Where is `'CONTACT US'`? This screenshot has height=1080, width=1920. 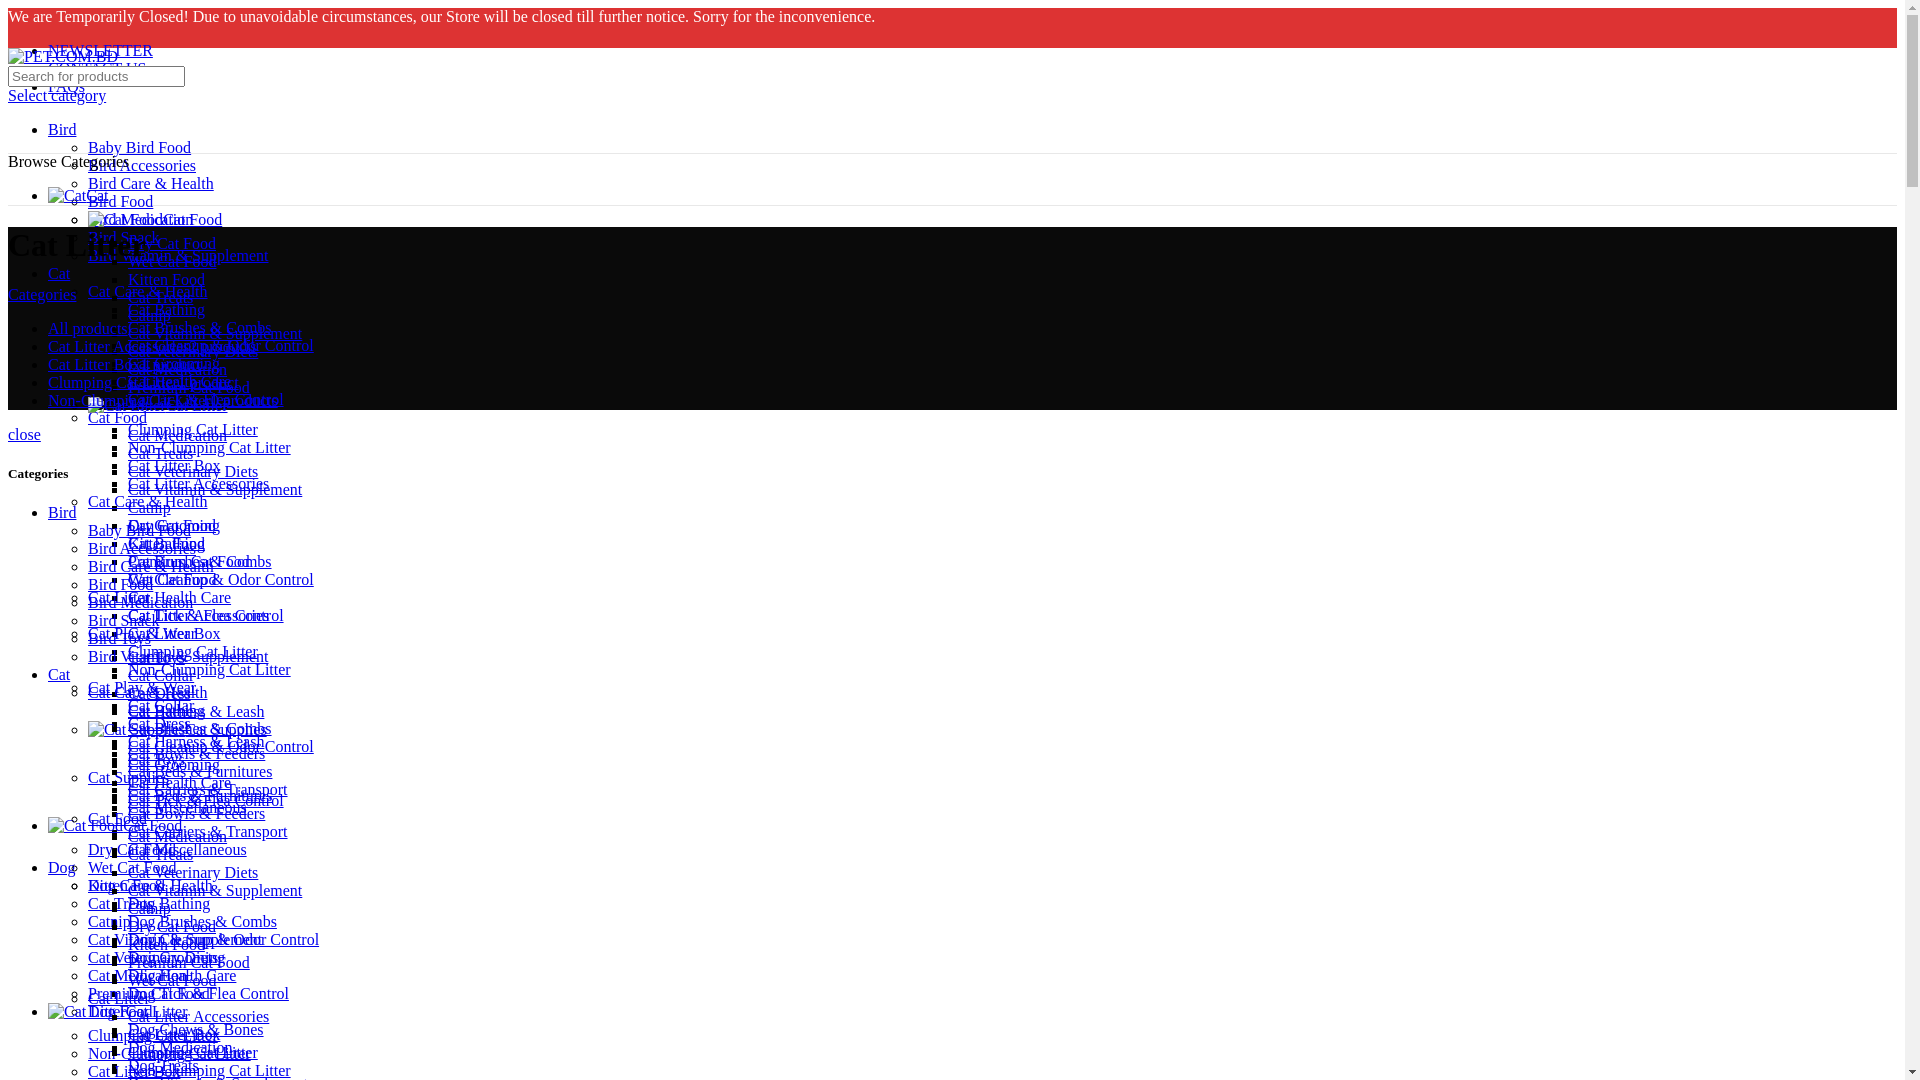
'CONTACT US' is located at coordinates (48, 67).